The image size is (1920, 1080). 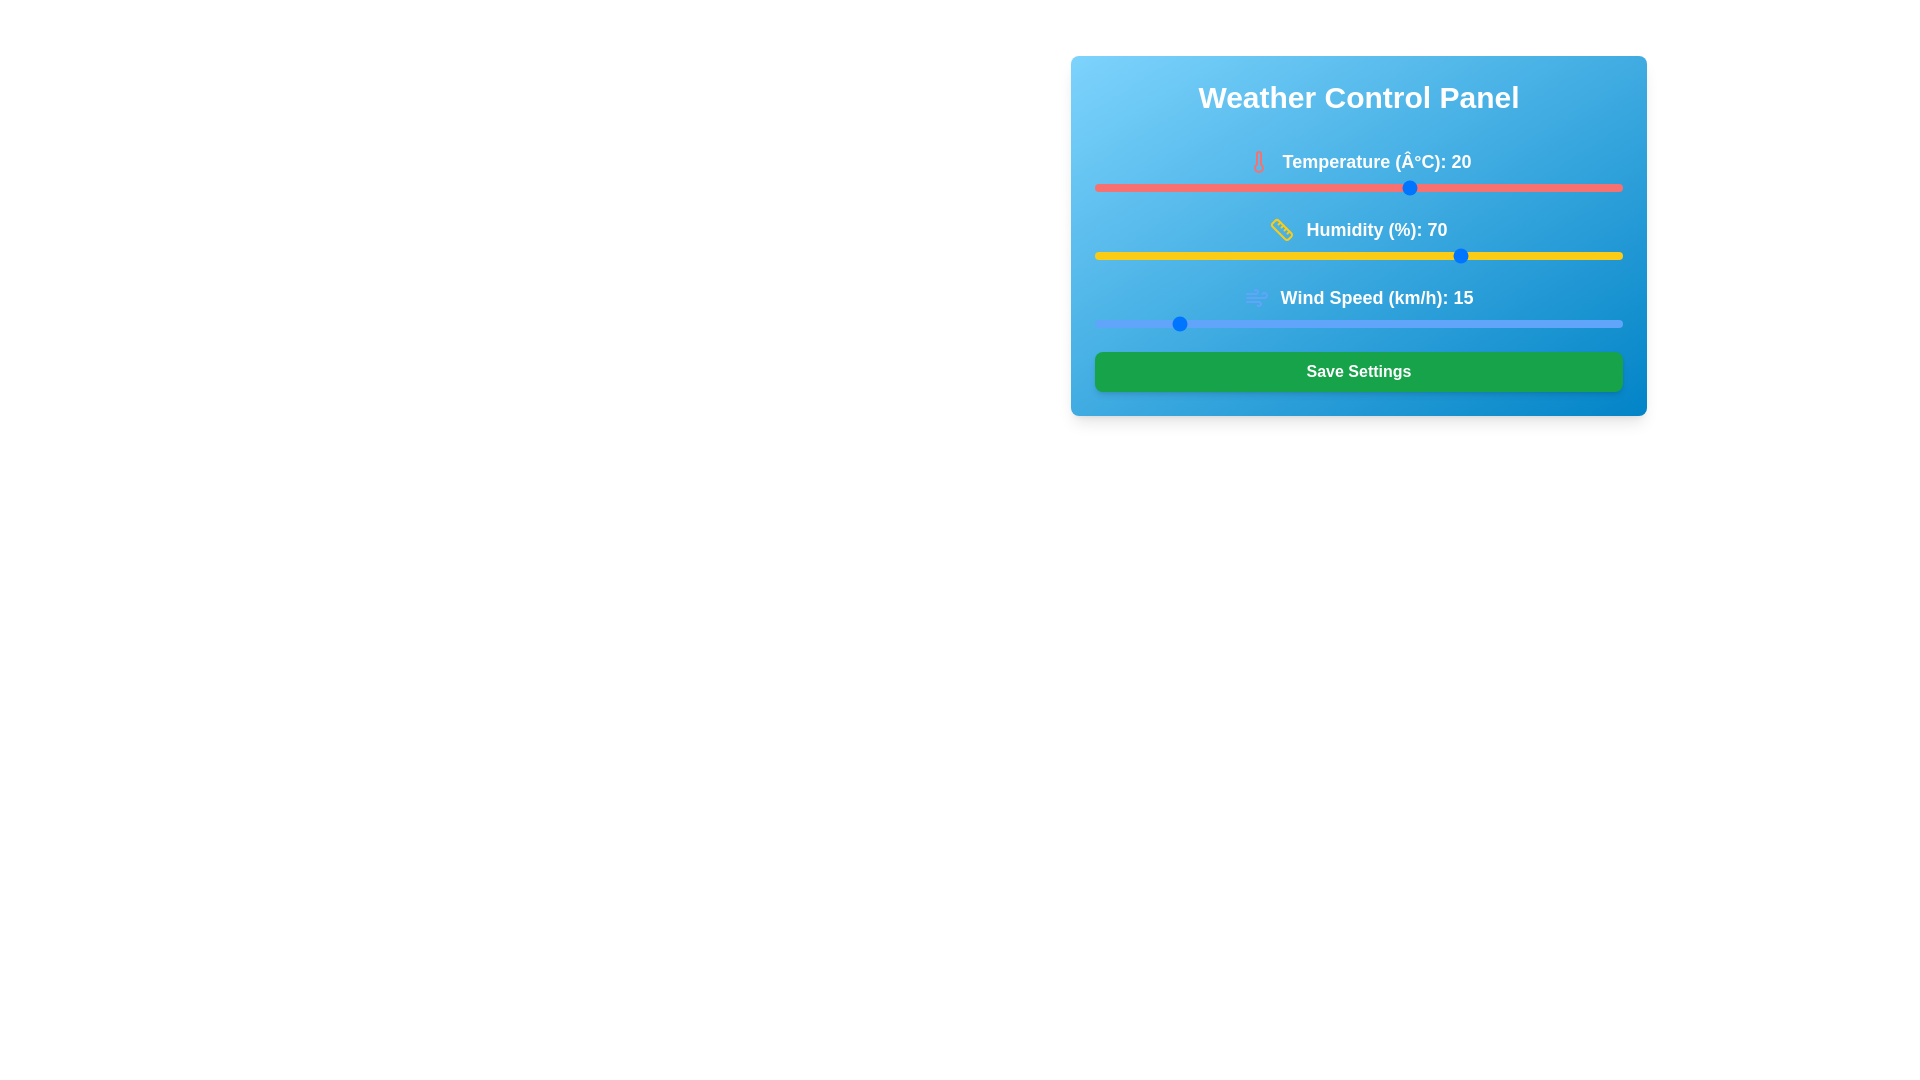 What do you see at coordinates (1506, 323) in the screenshot?
I see `wind speed` at bounding box center [1506, 323].